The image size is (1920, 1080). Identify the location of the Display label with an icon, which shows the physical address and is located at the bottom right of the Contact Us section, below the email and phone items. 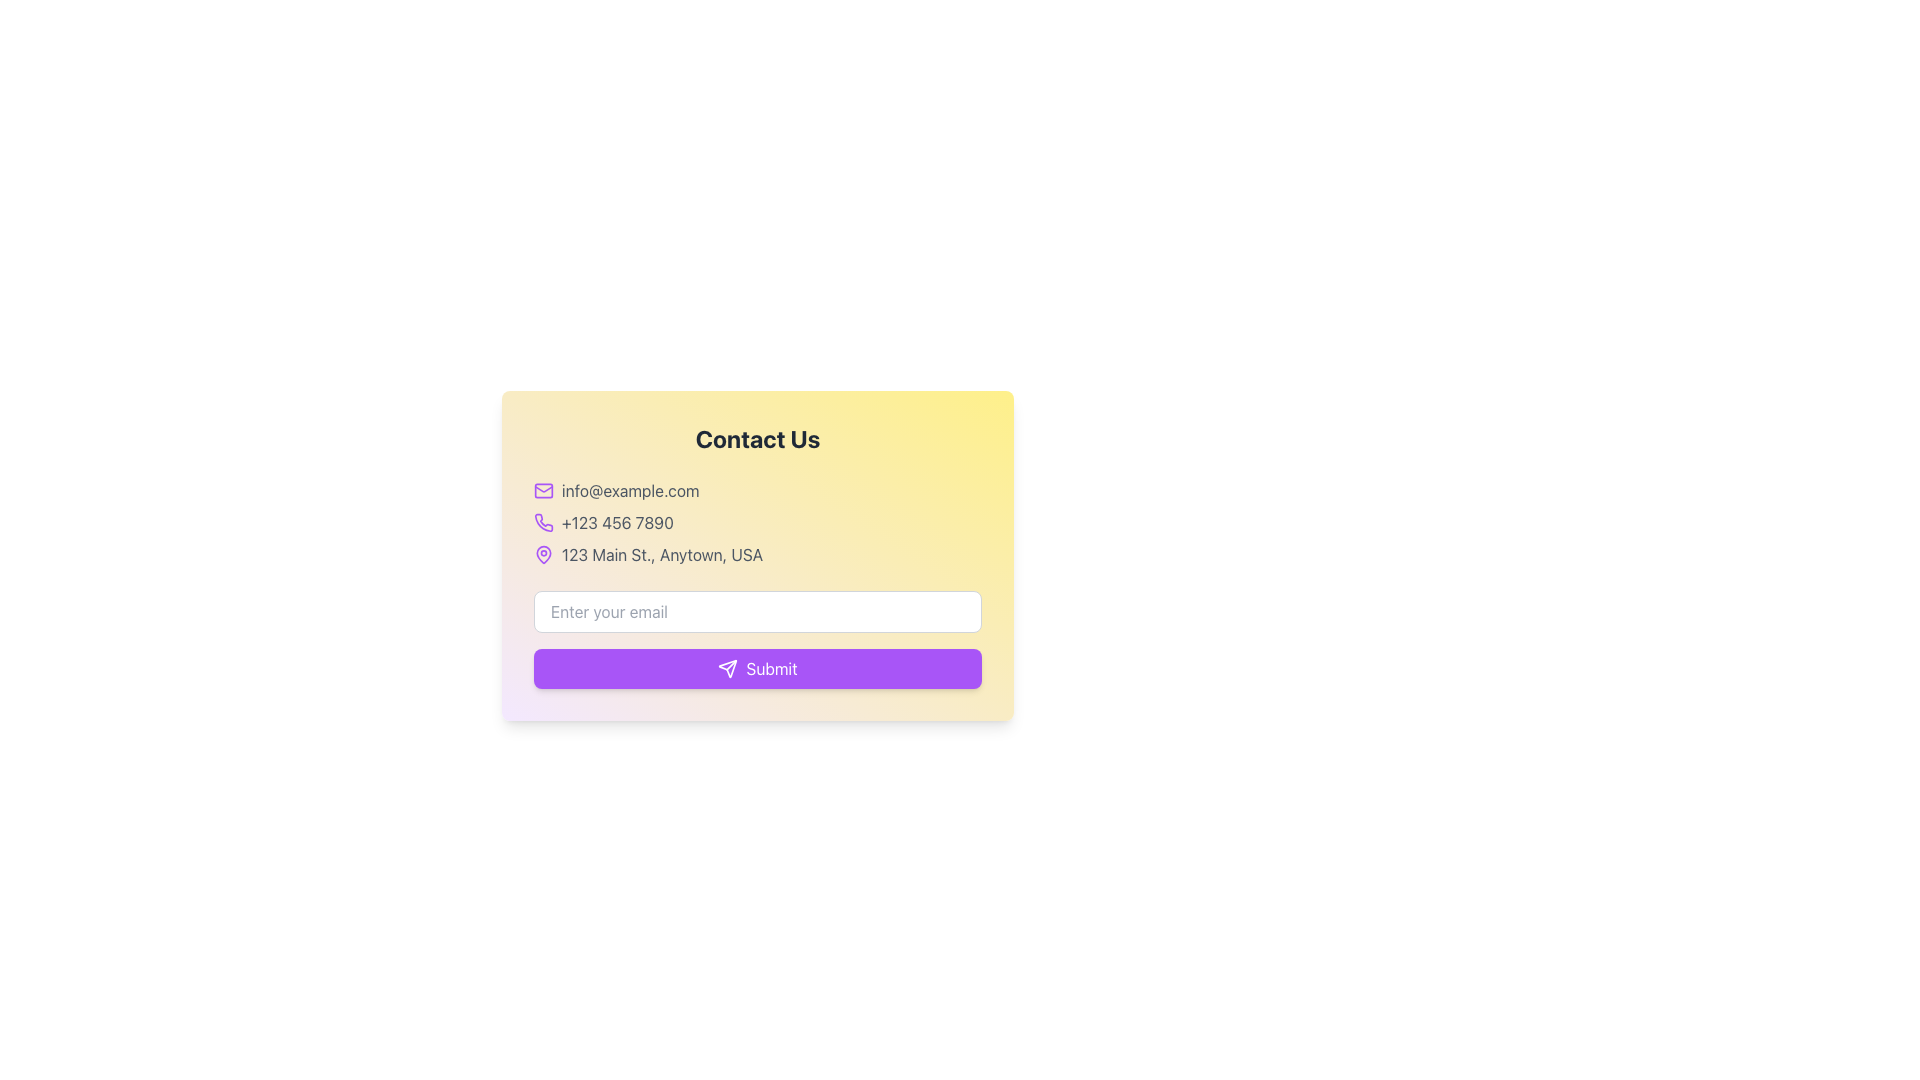
(757, 555).